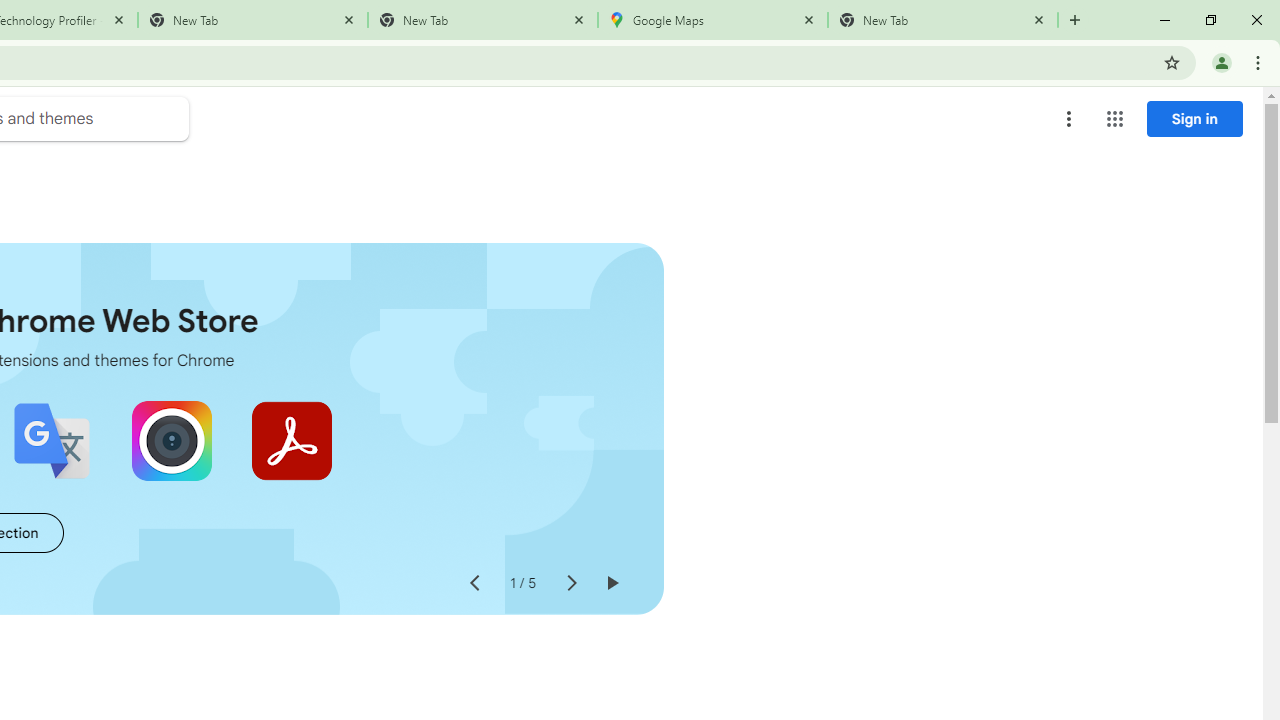 The width and height of the screenshot is (1280, 720). What do you see at coordinates (290, 440) in the screenshot?
I see `'Adobe Acrobat: PDF edit, convert, sign tools'` at bounding box center [290, 440].